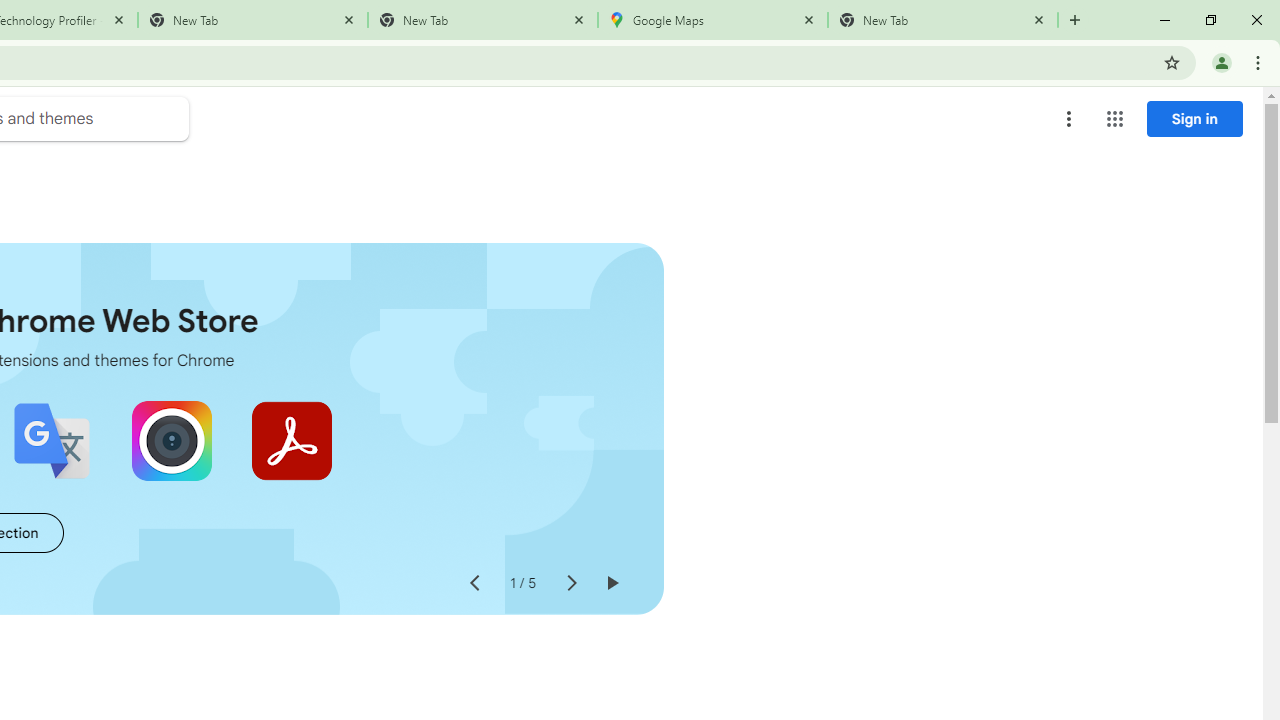 The width and height of the screenshot is (1280, 720). What do you see at coordinates (290, 440) in the screenshot?
I see `'Adobe Acrobat: PDF edit, convert, sign tools'` at bounding box center [290, 440].